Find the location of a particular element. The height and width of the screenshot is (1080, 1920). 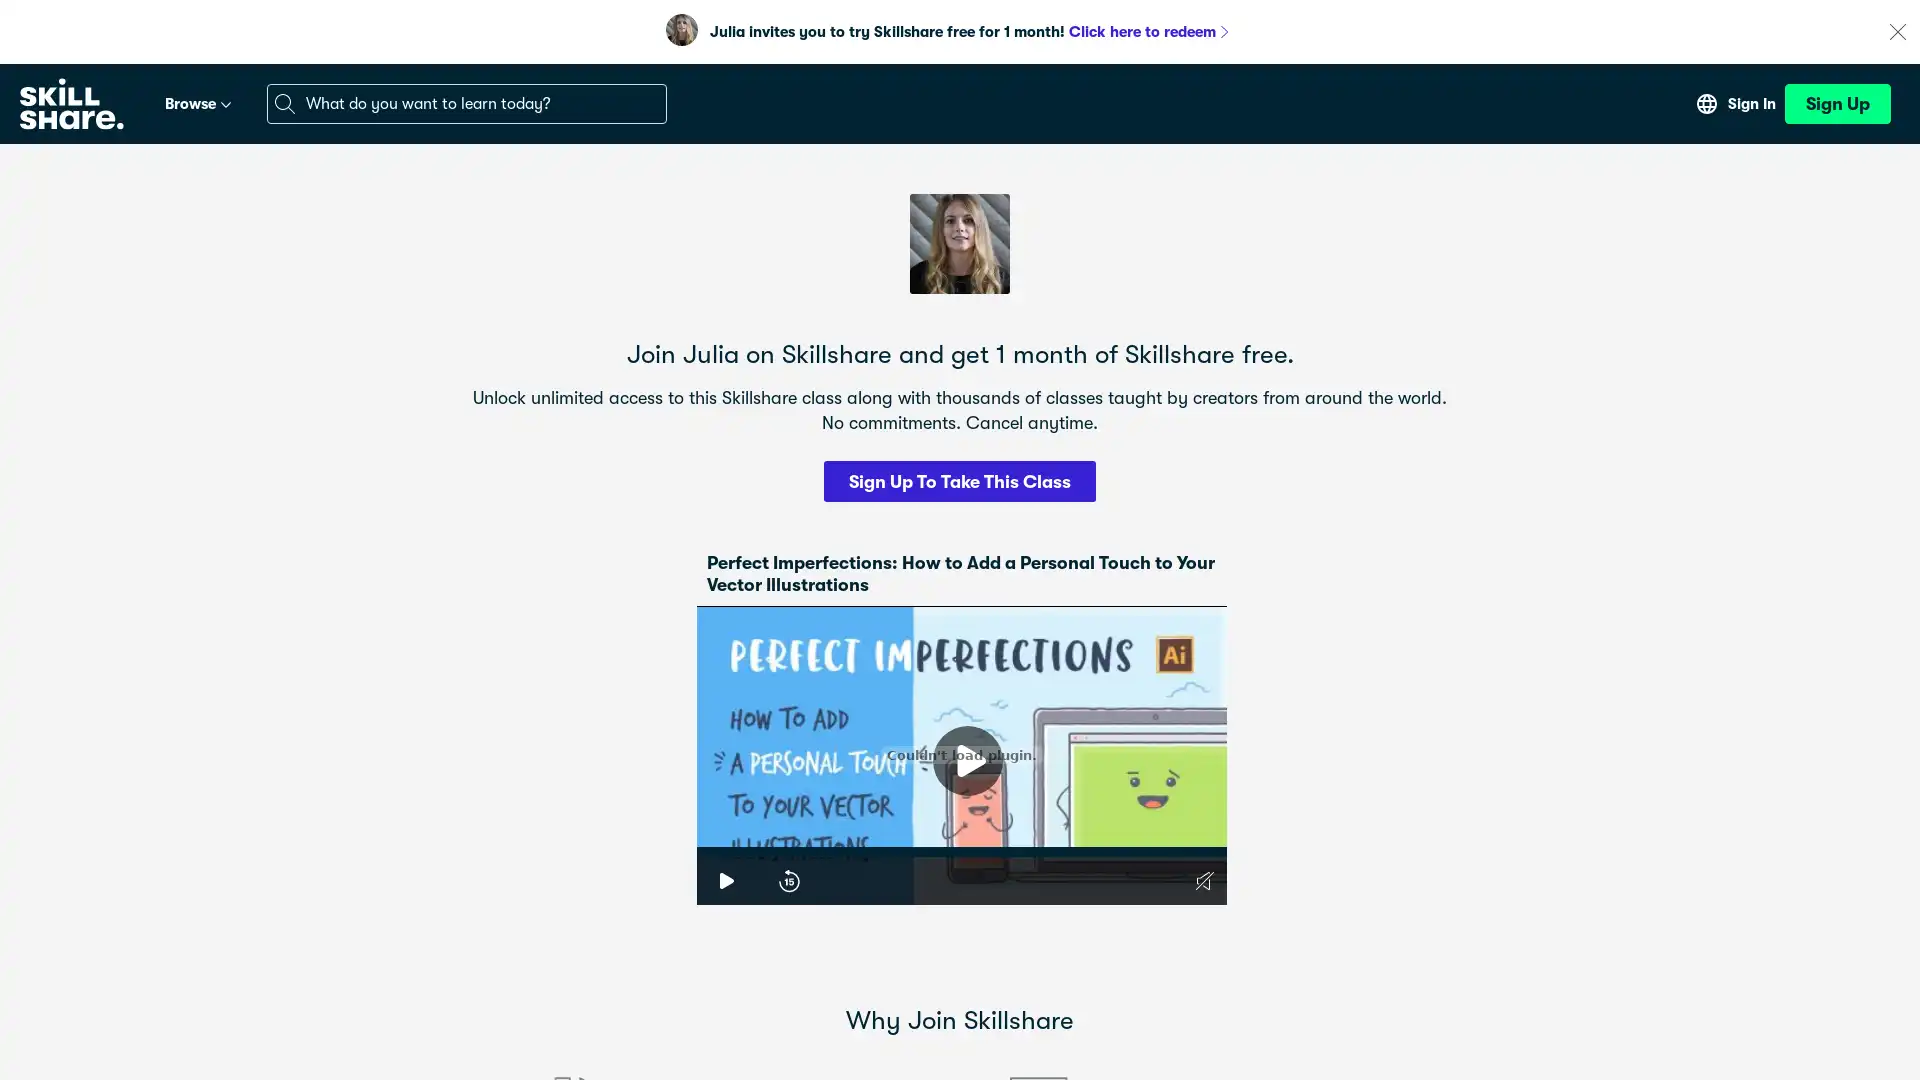

Play Video is located at coordinates (968, 760).